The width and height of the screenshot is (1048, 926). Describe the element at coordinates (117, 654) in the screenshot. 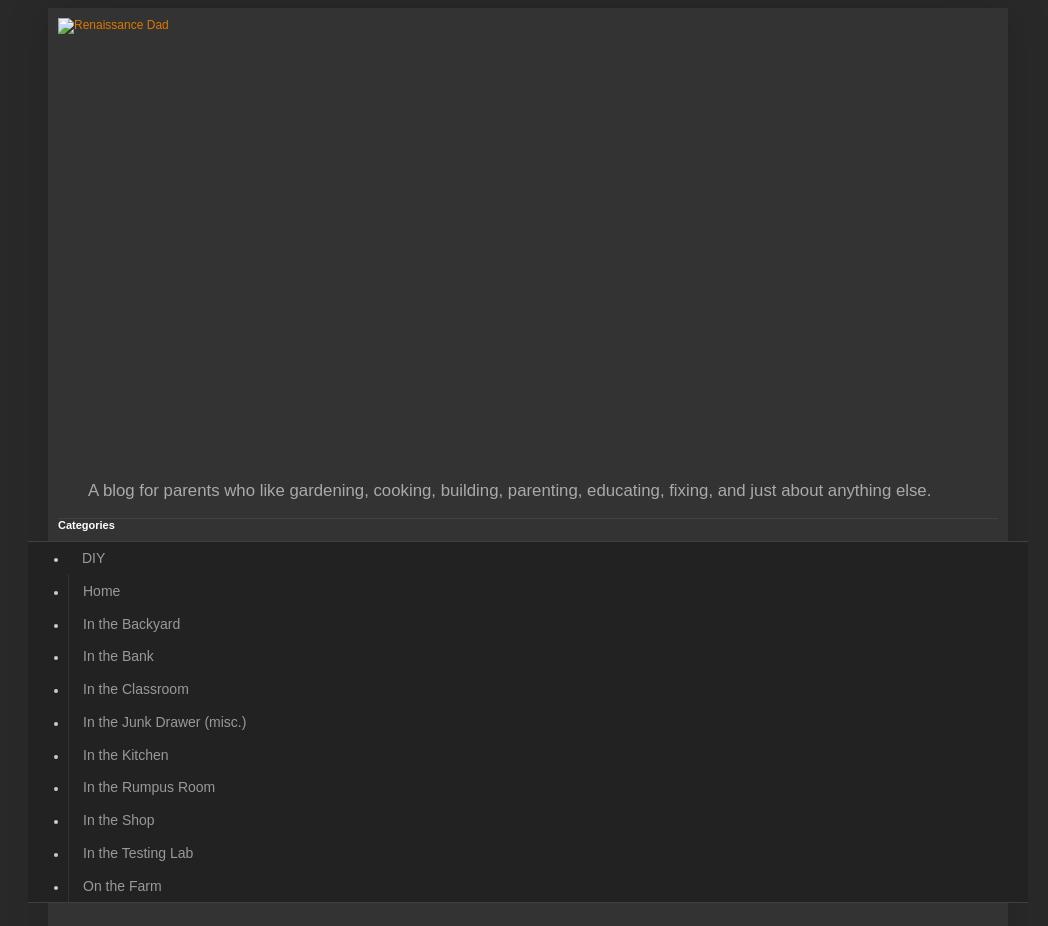

I see `'In the Bank'` at that location.